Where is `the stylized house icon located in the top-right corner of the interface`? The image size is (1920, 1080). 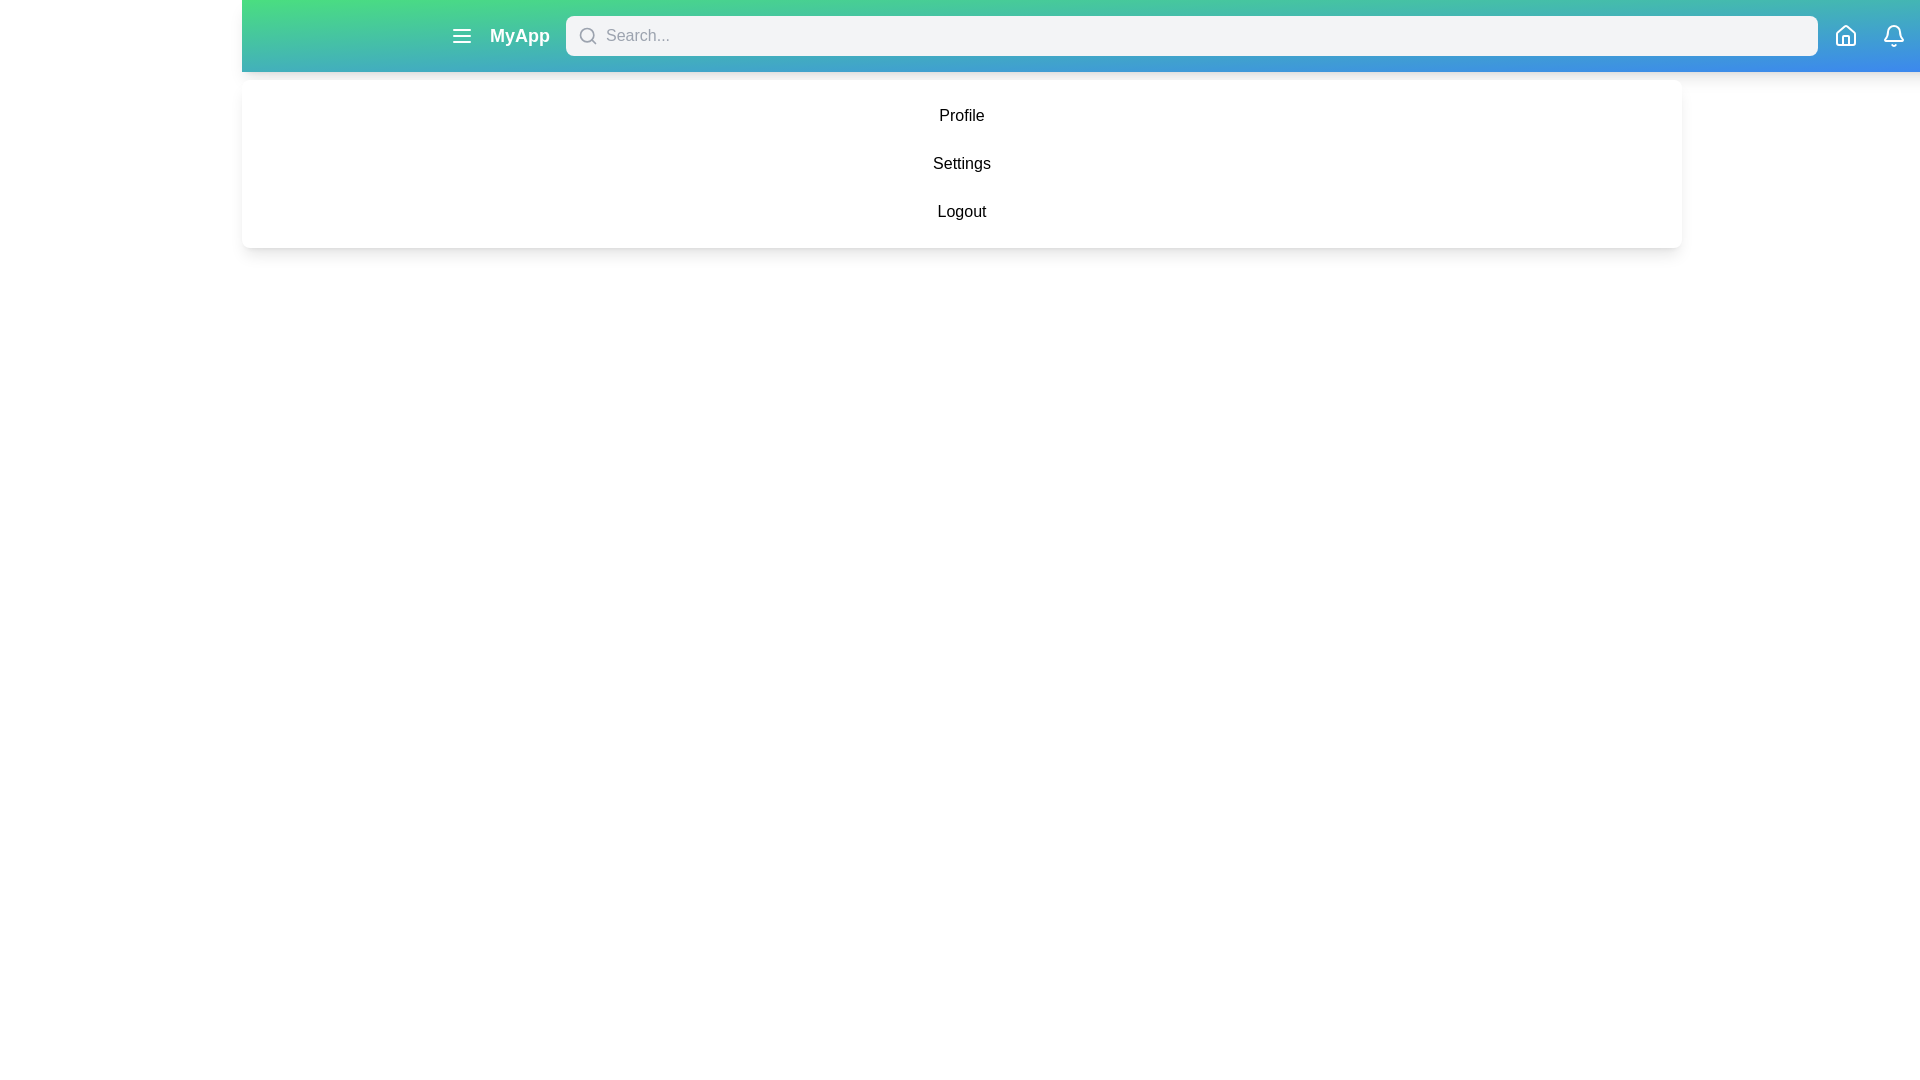 the stylized house icon located in the top-right corner of the interface is located at coordinates (1845, 35).